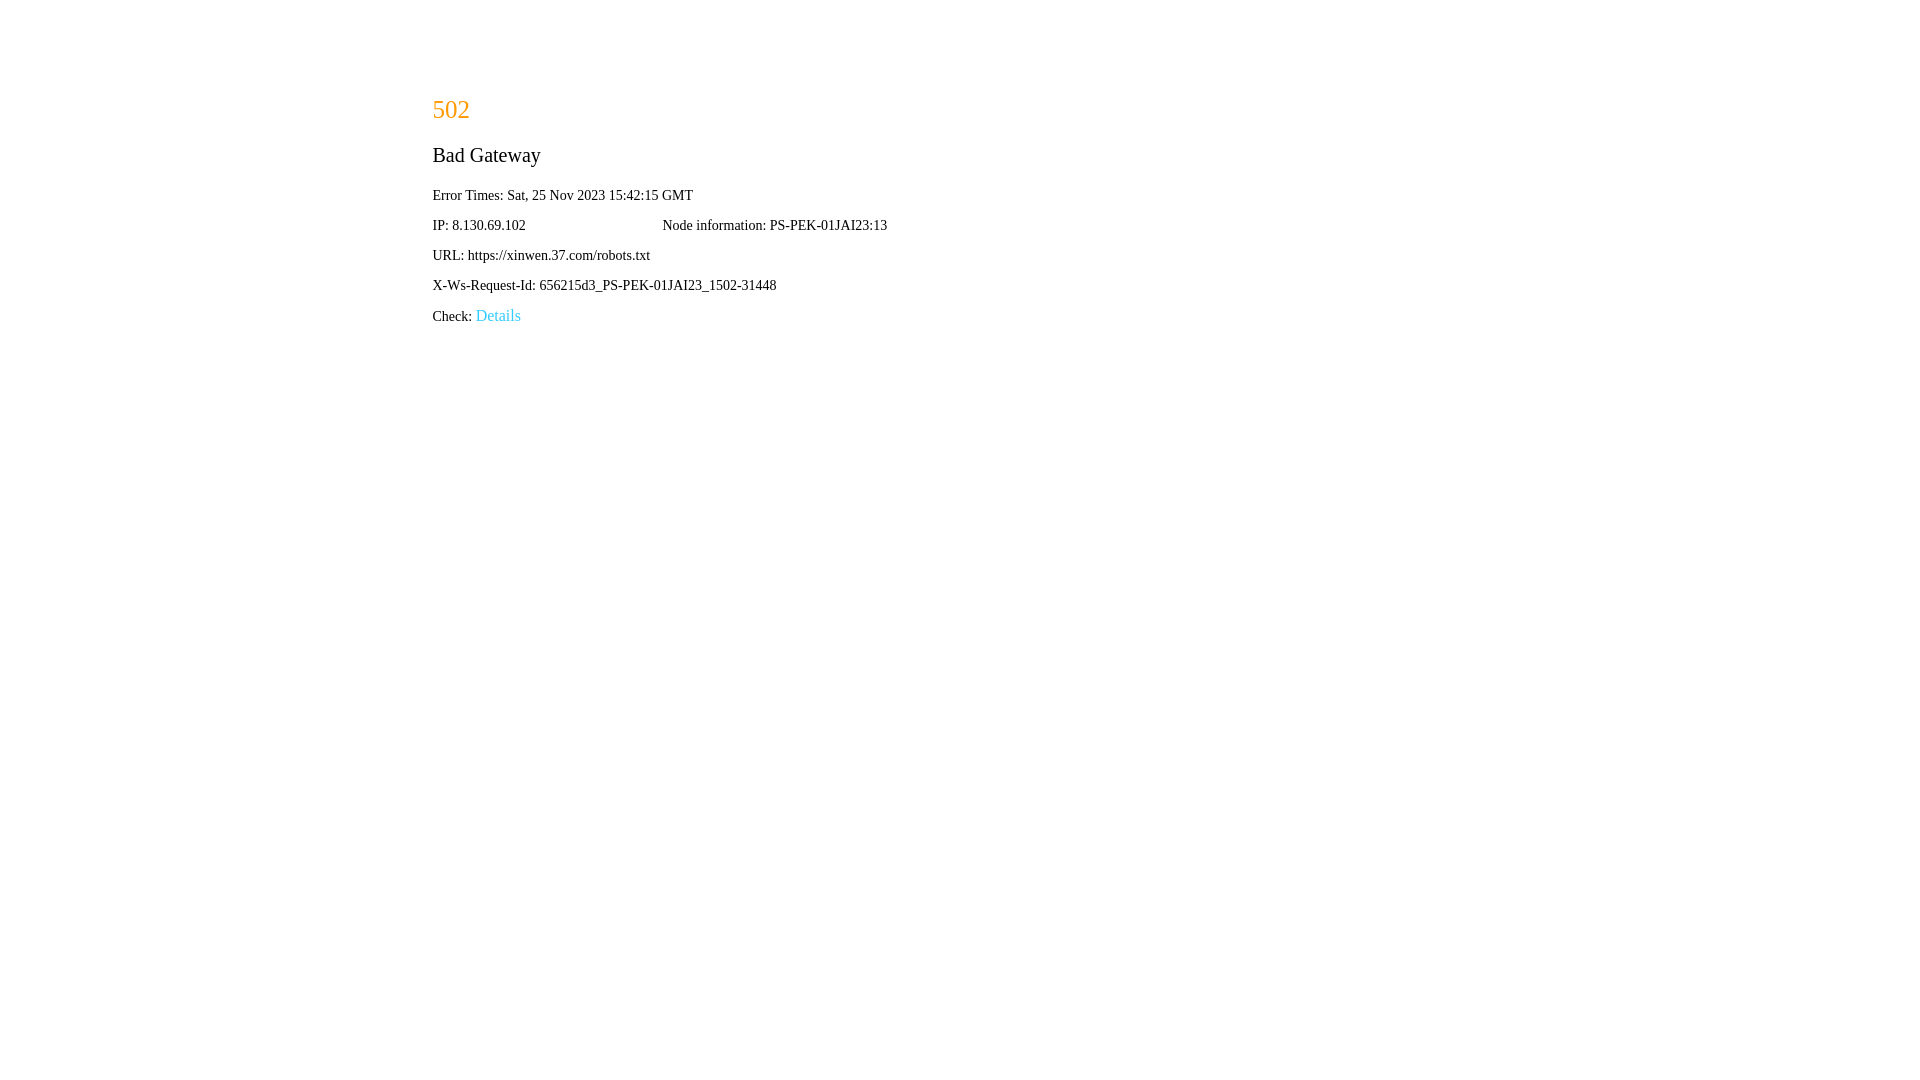  Describe the element at coordinates (498, 315) in the screenshot. I see `'Details'` at that location.